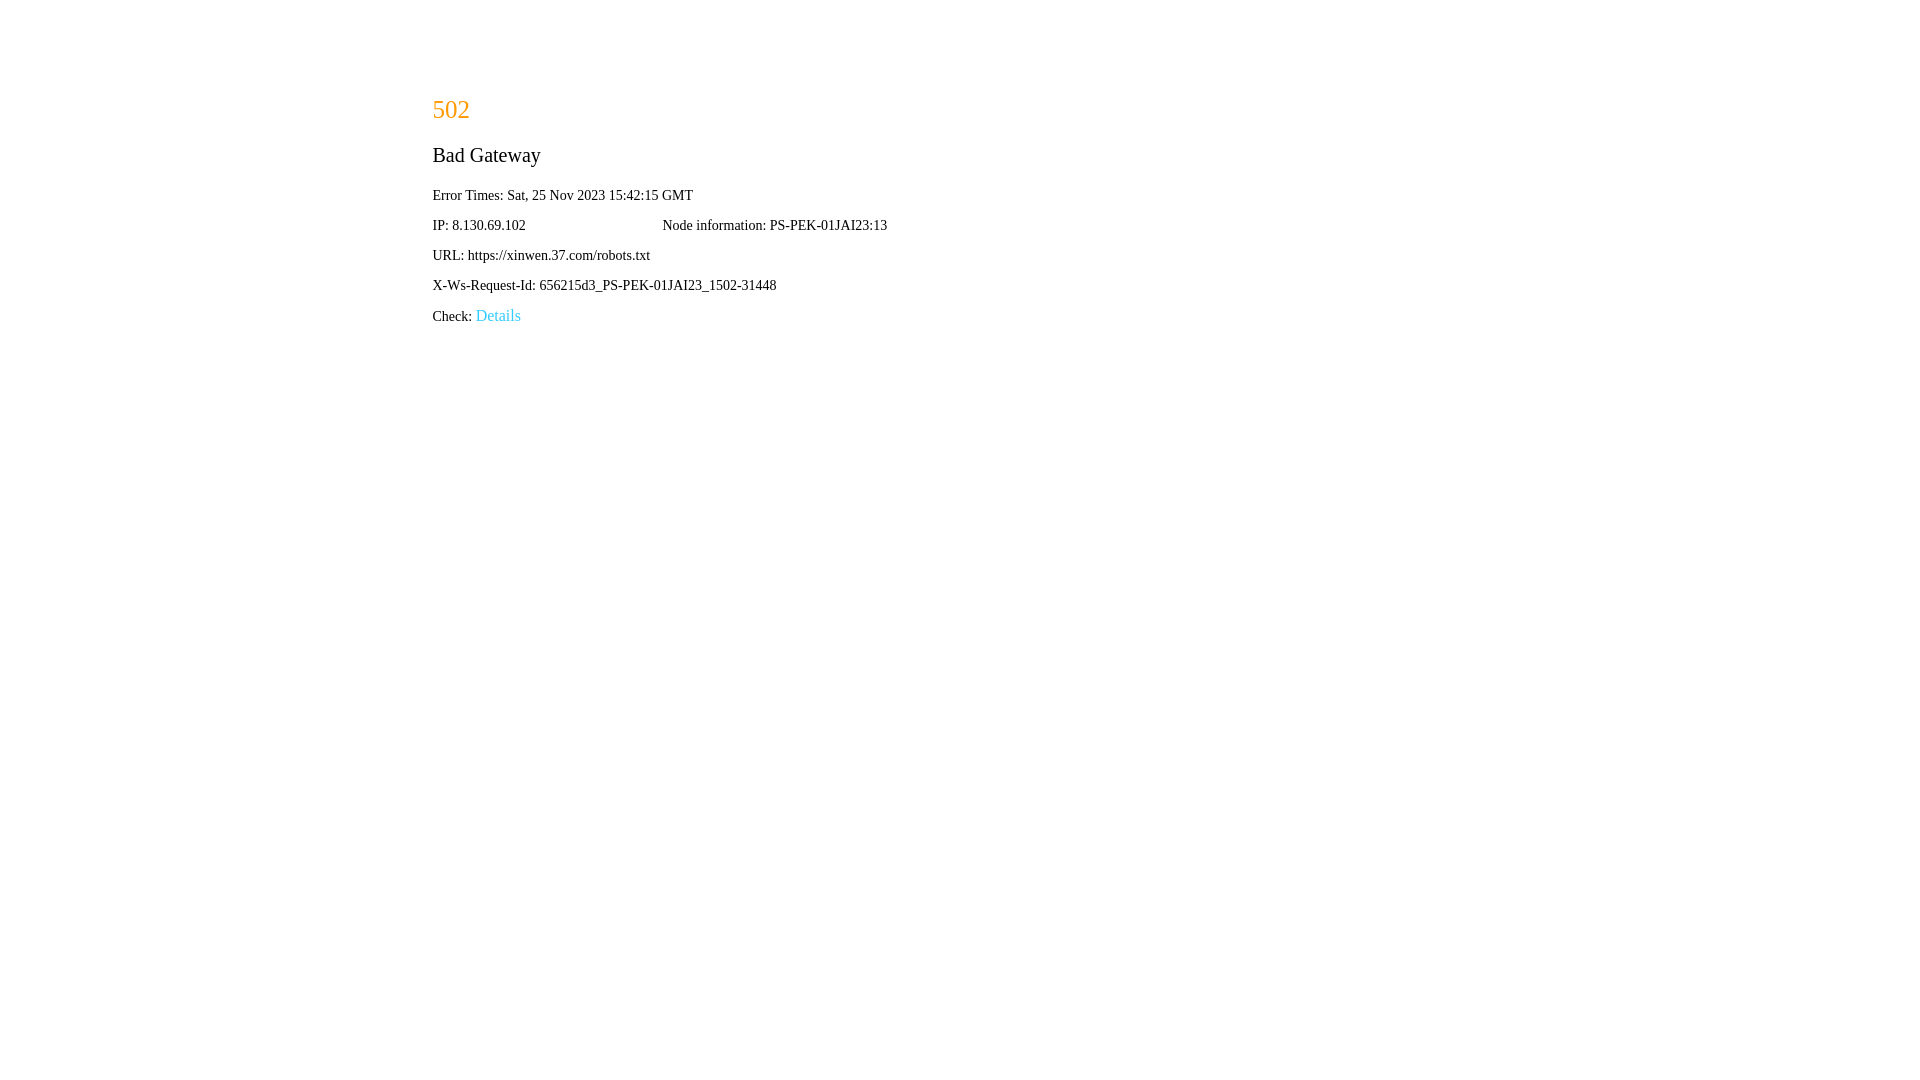  Describe the element at coordinates (498, 315) in the screenshot. I see `'Details'` at that location.